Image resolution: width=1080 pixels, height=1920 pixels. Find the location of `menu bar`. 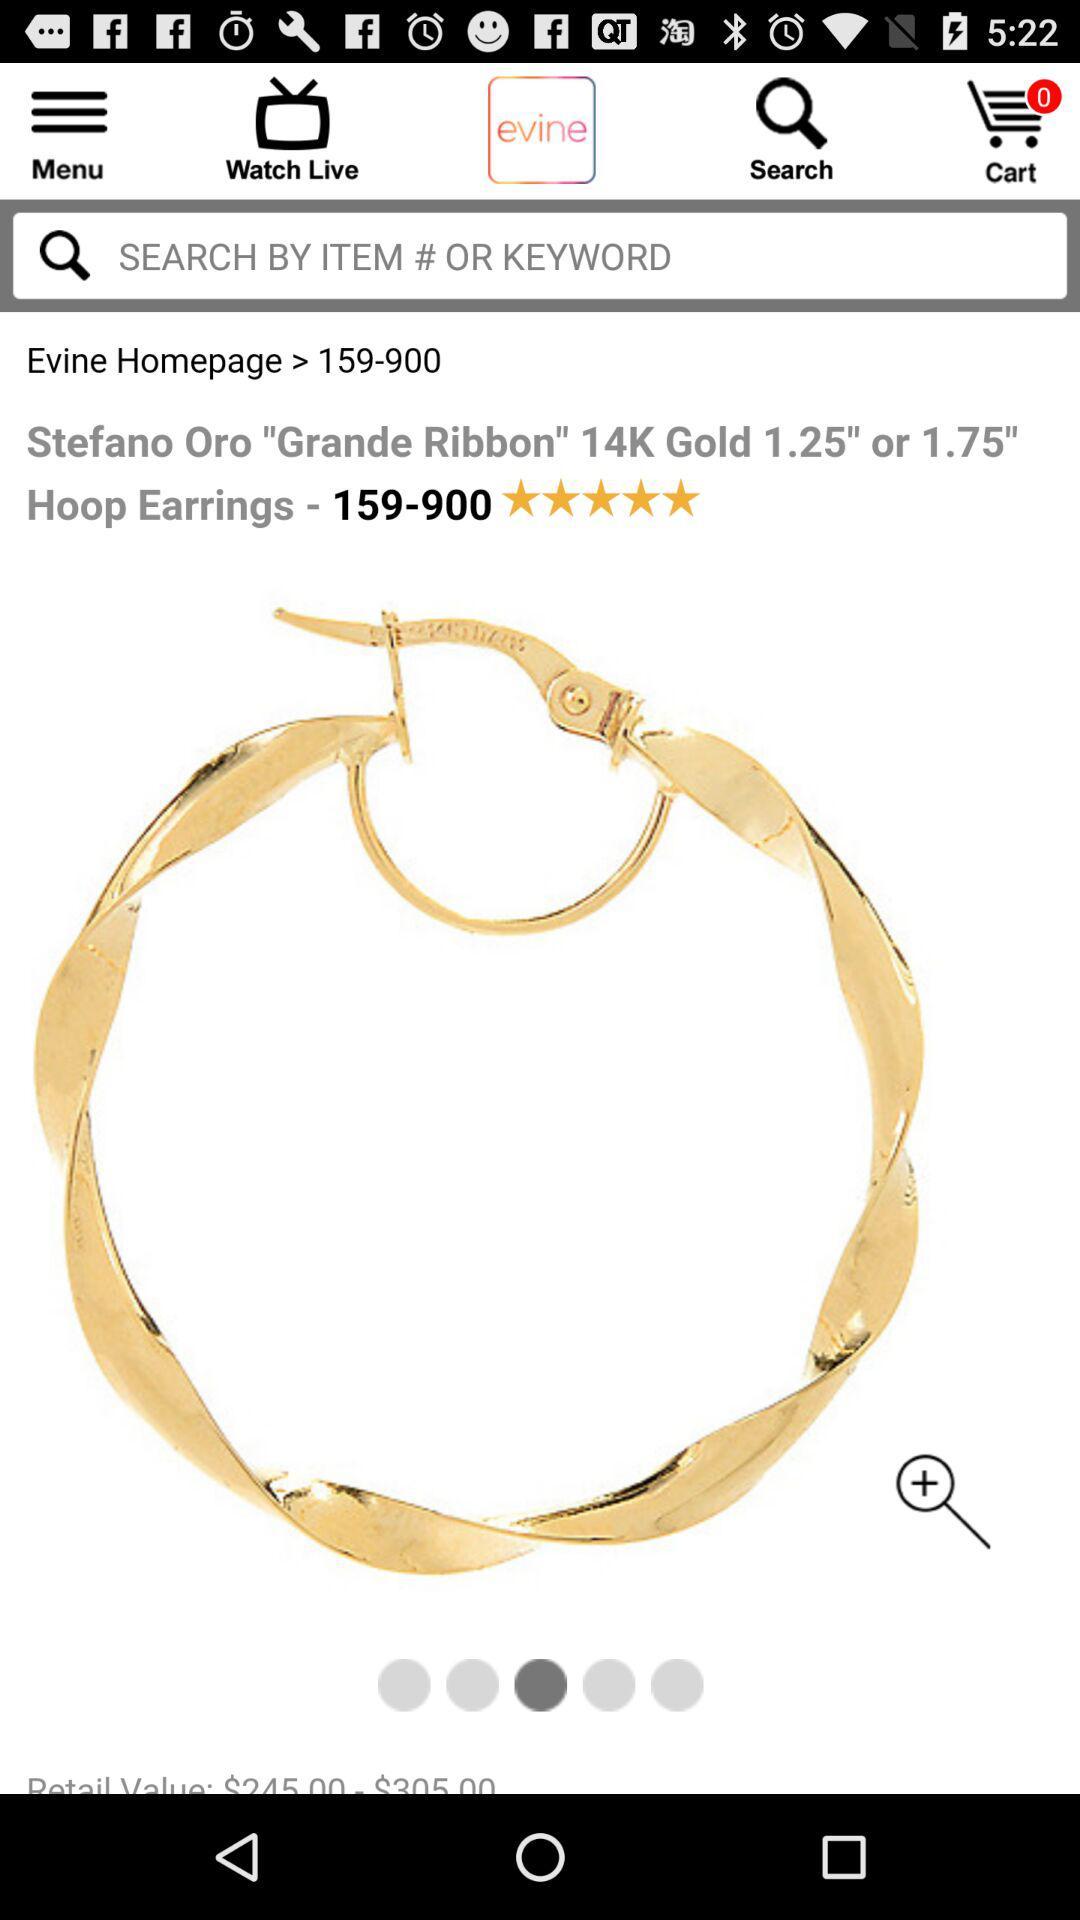

menu bar is located at coordinates (68, 127).